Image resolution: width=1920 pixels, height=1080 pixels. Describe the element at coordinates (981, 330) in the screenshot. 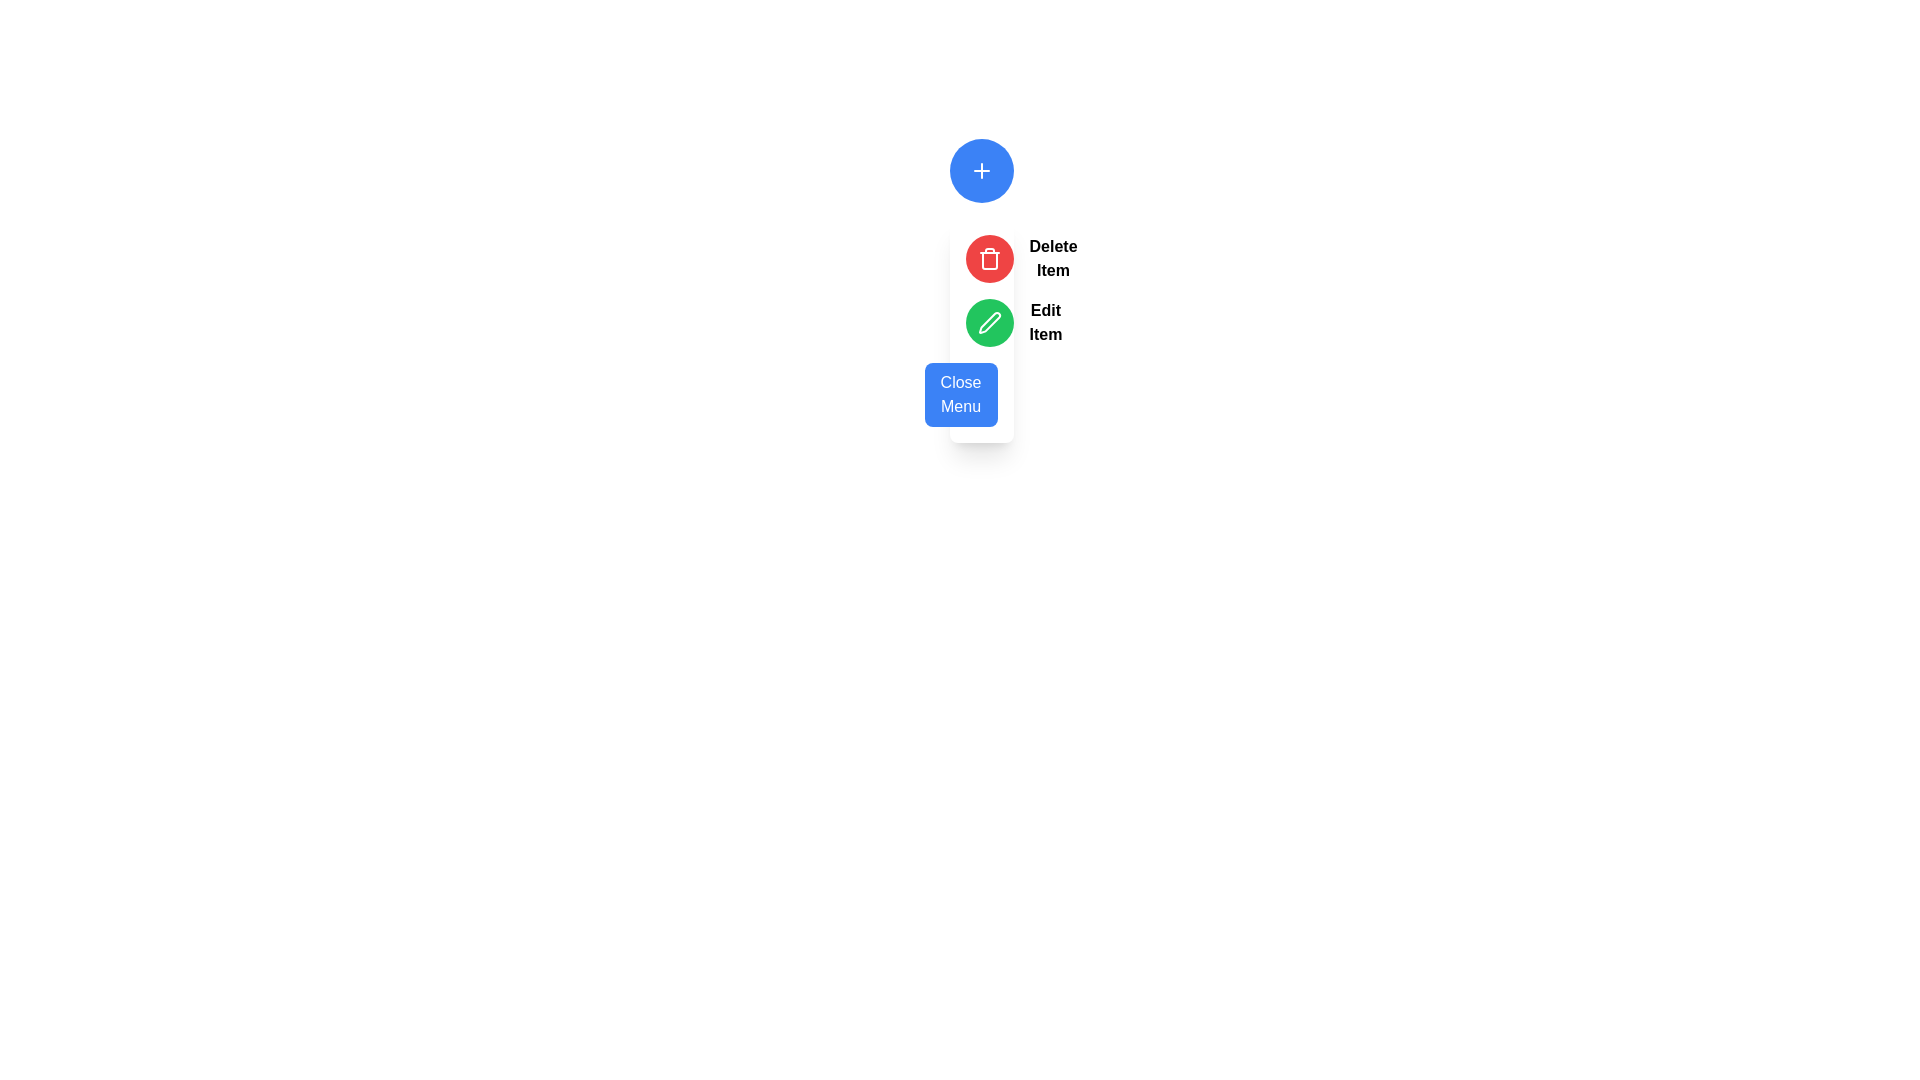

I see `the green circular button with a pencil icon in the Action menu to initiate editing` at that location.